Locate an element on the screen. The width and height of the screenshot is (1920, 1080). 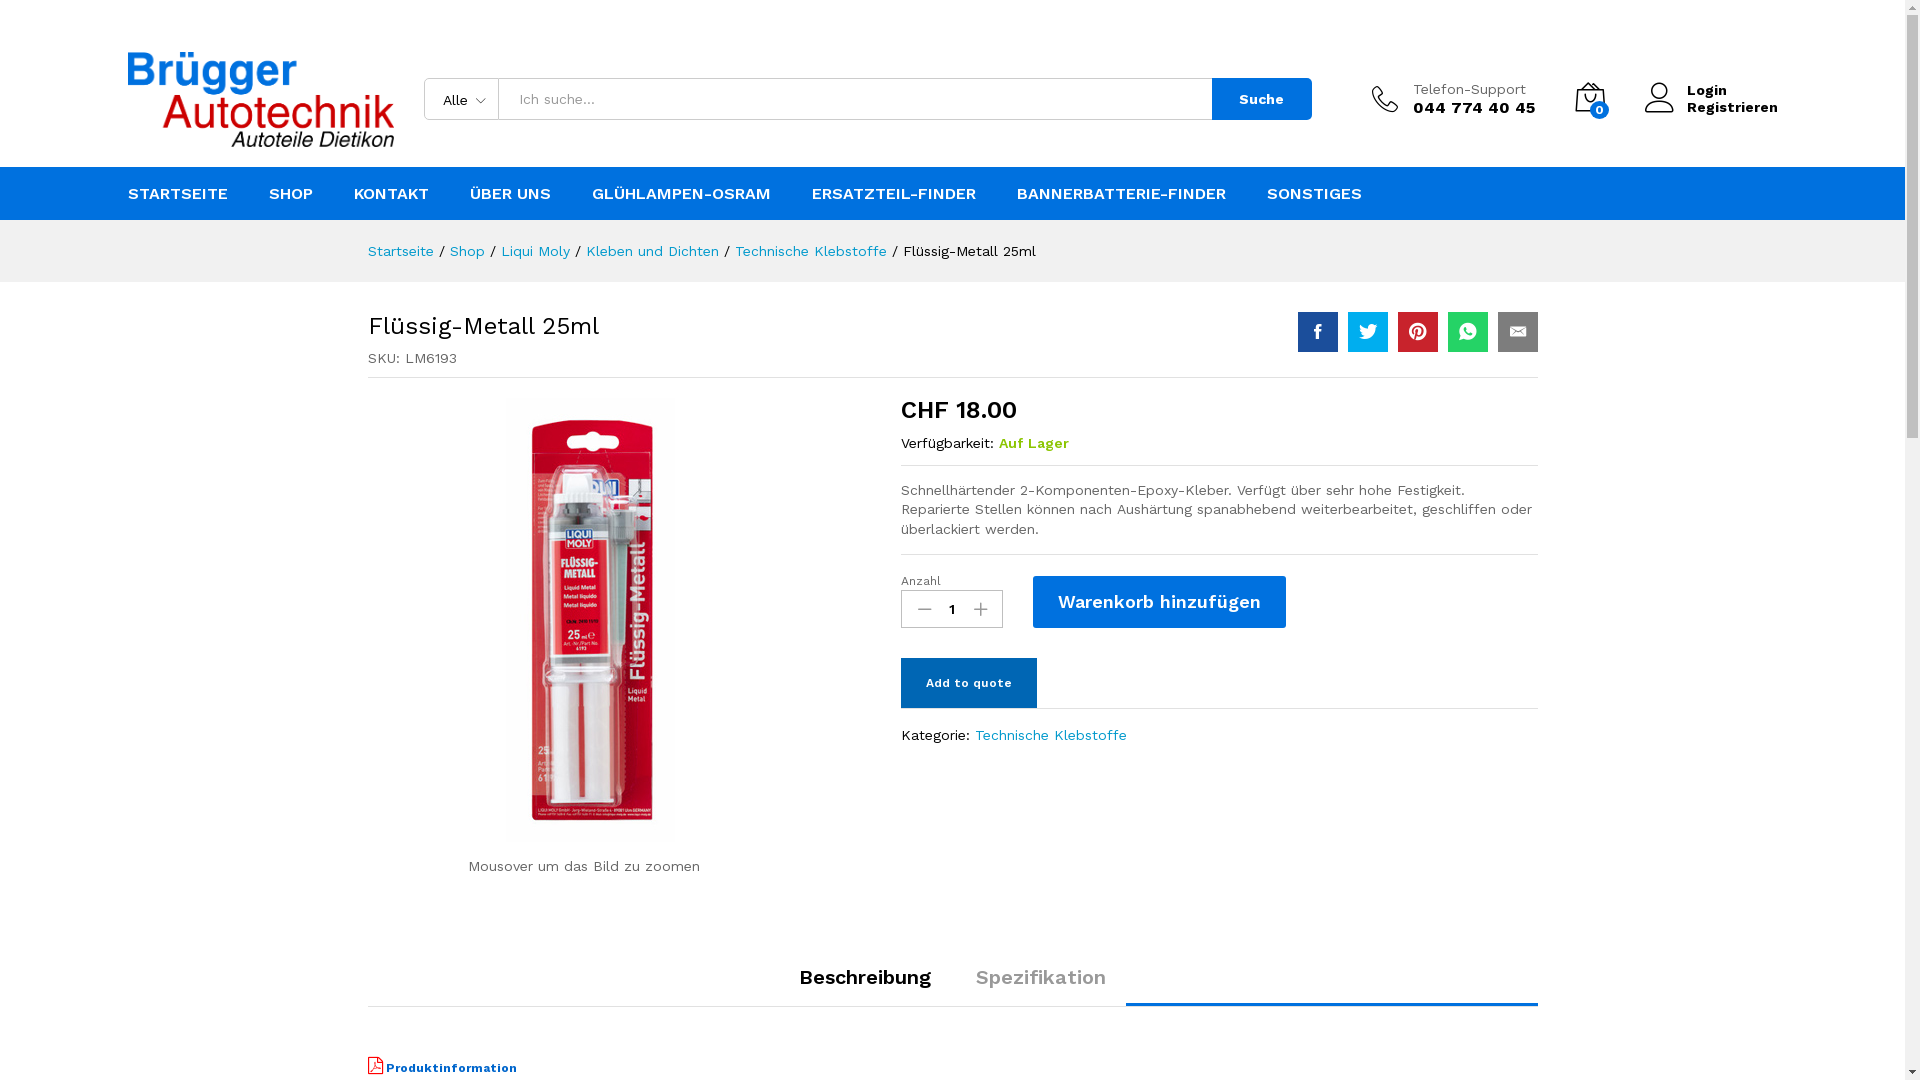
'SHOP' is located at coordinates (288, 193).